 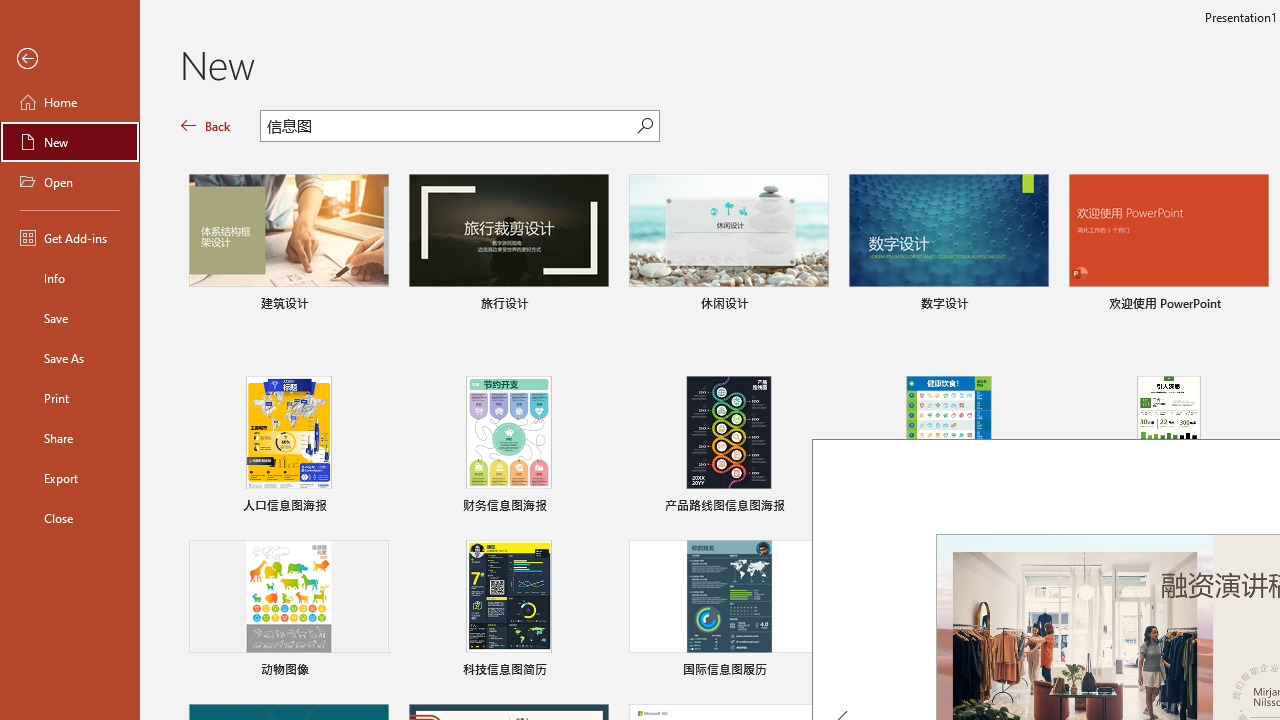 What do you see at coordinates (69, 140) in the screenshot?
I see `'New'` at bounding box center [69, 140].